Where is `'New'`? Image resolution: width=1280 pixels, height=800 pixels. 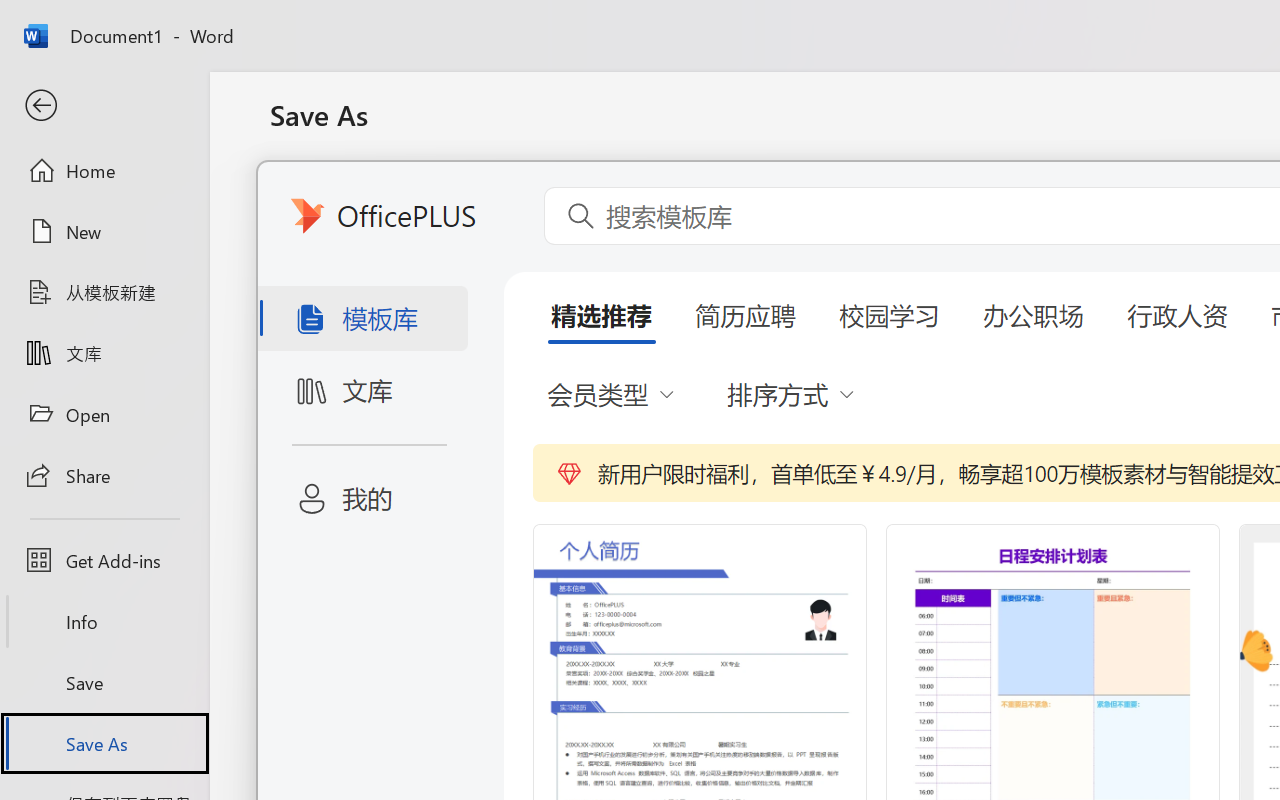
'New' is located at coordinates (103, 231).